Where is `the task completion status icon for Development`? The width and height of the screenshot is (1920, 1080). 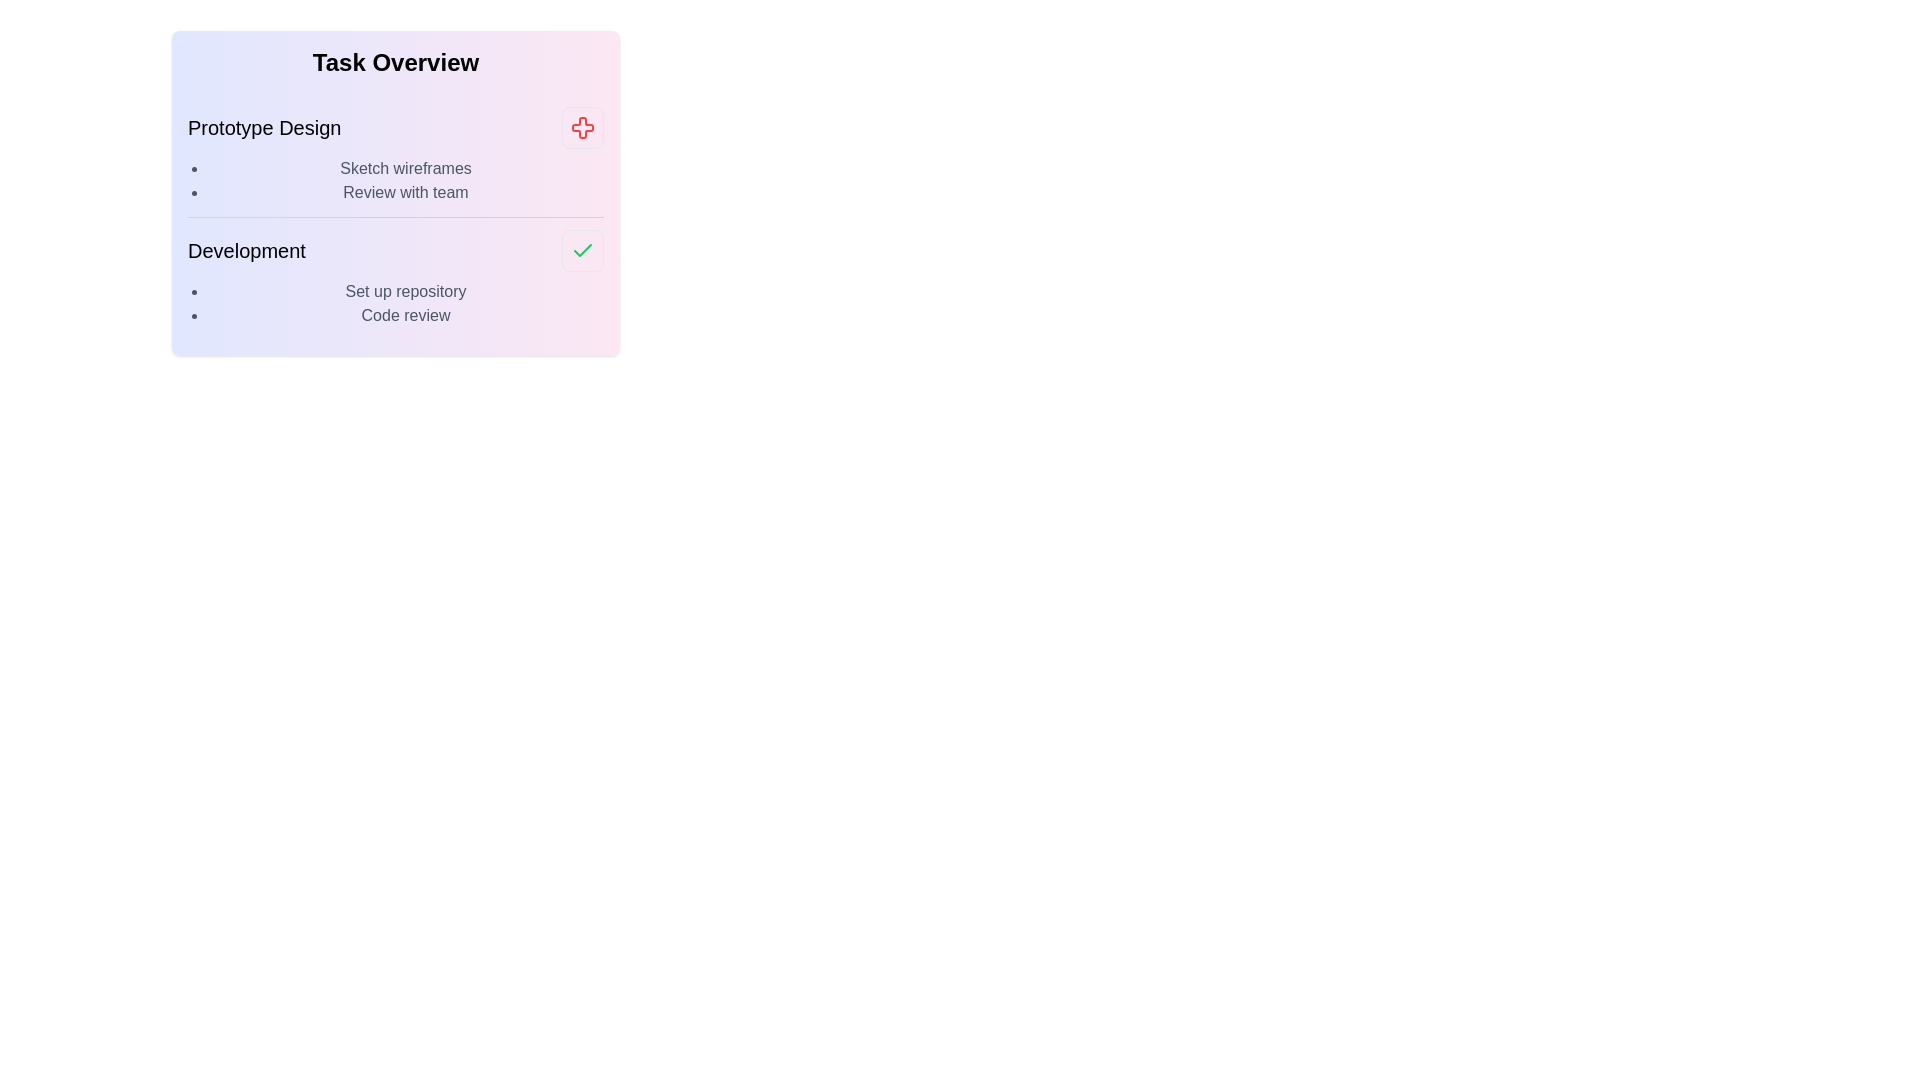 the task completion status icon for Development is located at coordinates (581, 249).